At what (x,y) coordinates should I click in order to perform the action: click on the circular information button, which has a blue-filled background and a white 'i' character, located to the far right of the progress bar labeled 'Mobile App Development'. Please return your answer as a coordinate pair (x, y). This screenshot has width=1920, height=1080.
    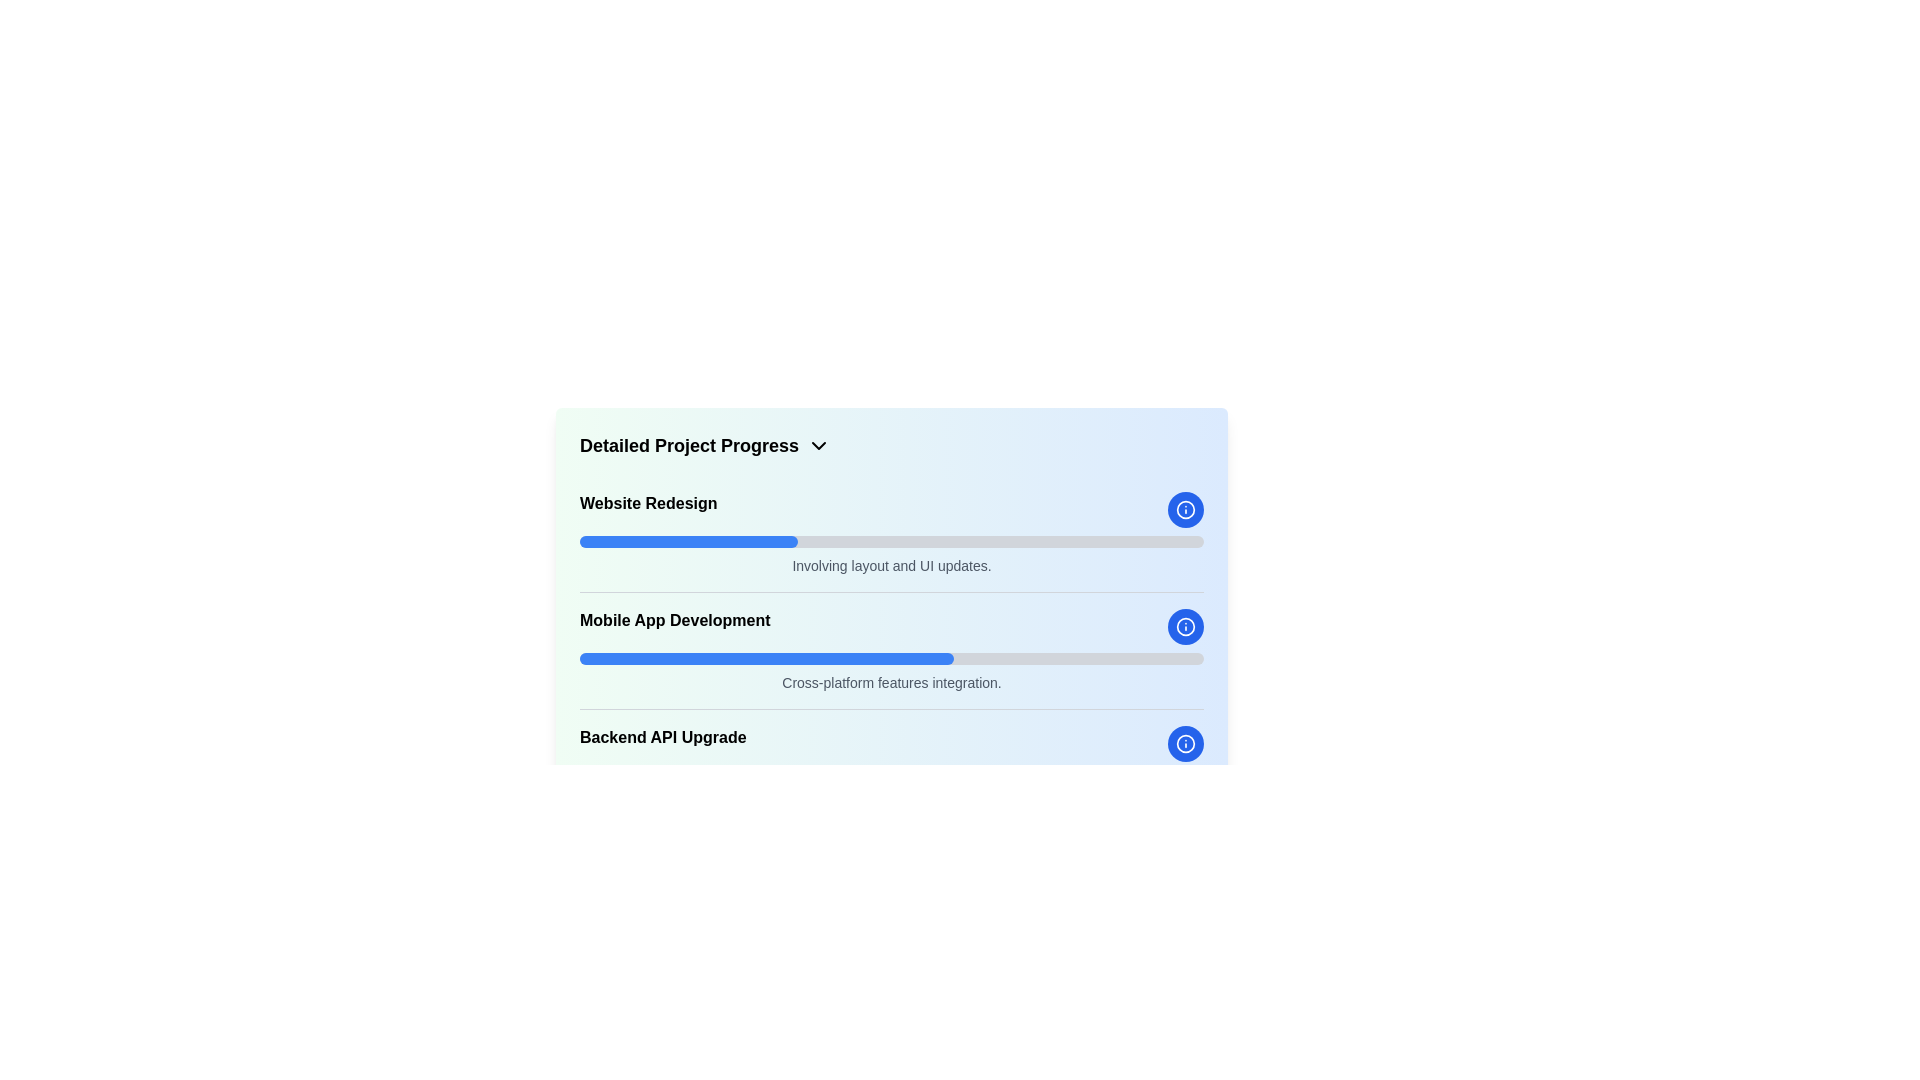
    Looking at the image, I should click on (1185, 626).